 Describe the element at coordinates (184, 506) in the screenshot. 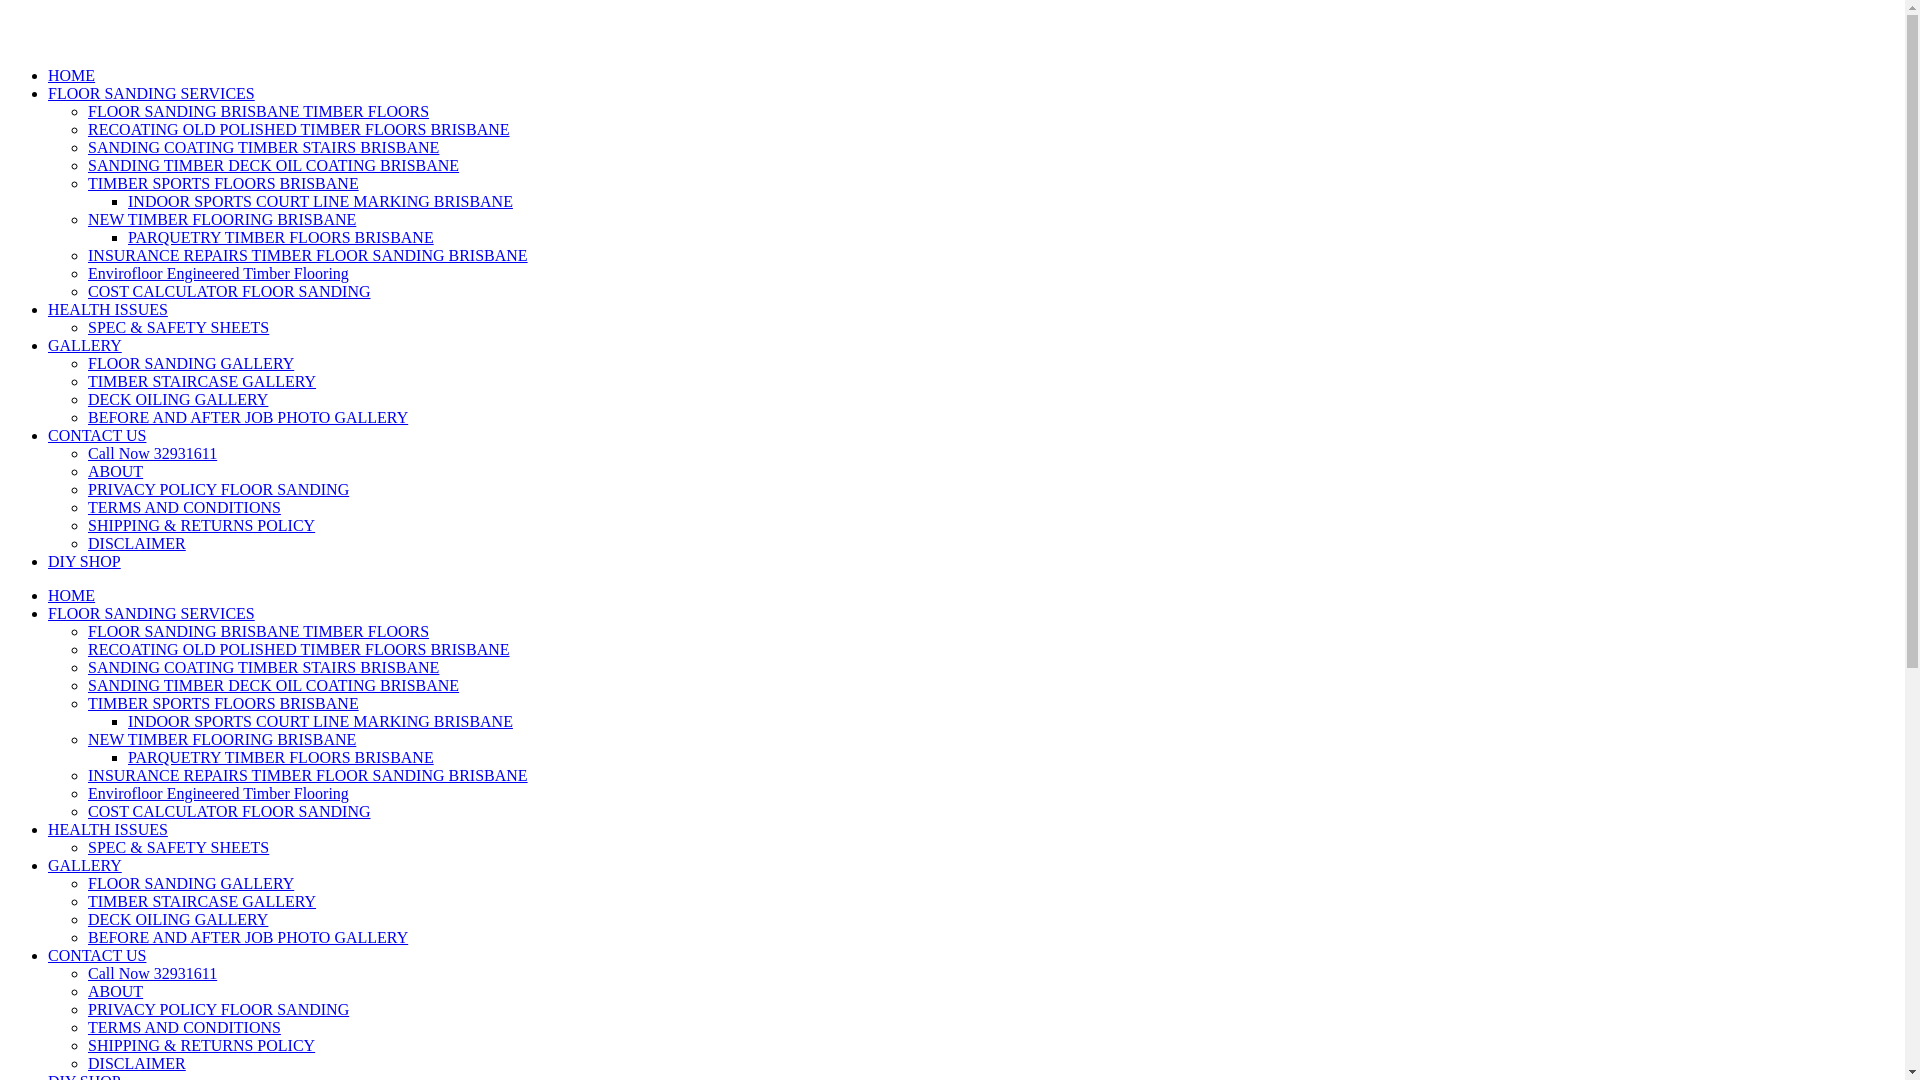

I see `'TERMS AND CONDITIONS'` at that location.